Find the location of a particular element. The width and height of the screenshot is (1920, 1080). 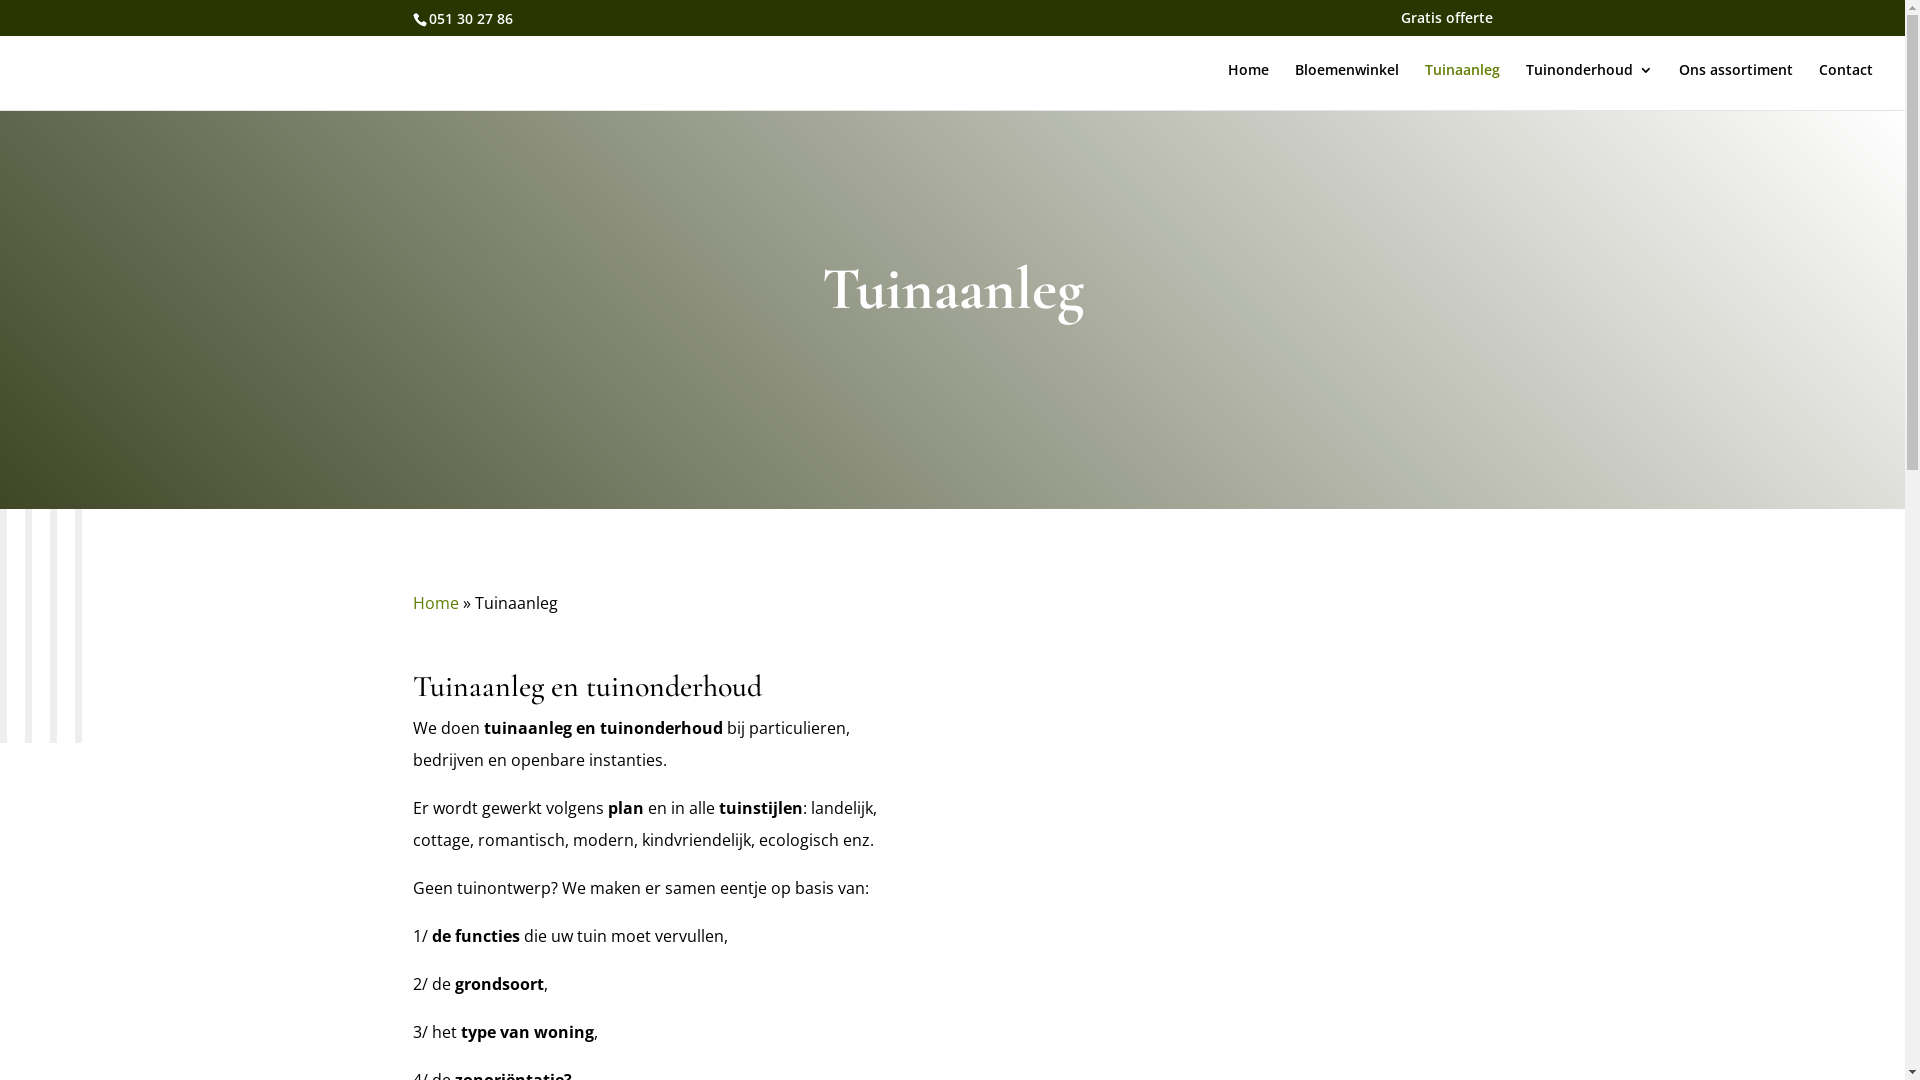

'051 30 27 86' is located at coordinates (426, 17).